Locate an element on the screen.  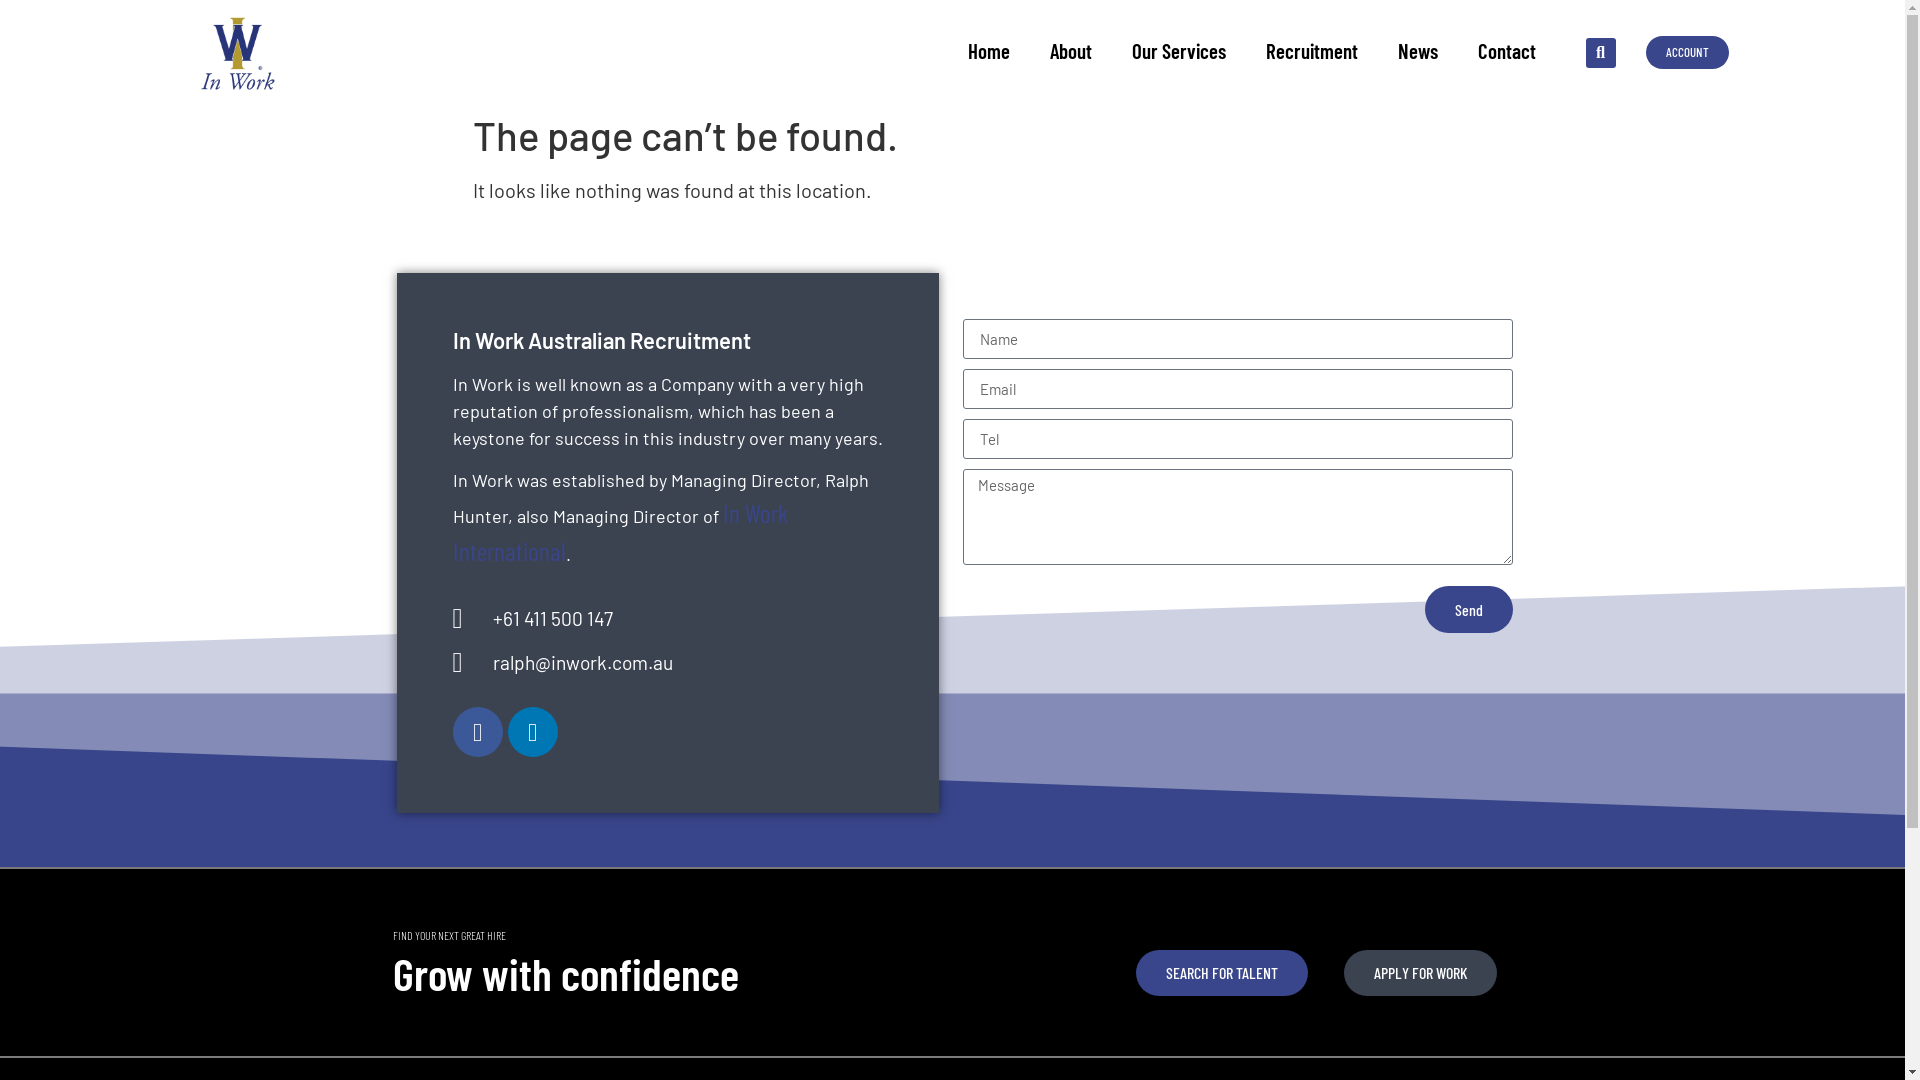
'Home' is located at coordinates (988, 49).